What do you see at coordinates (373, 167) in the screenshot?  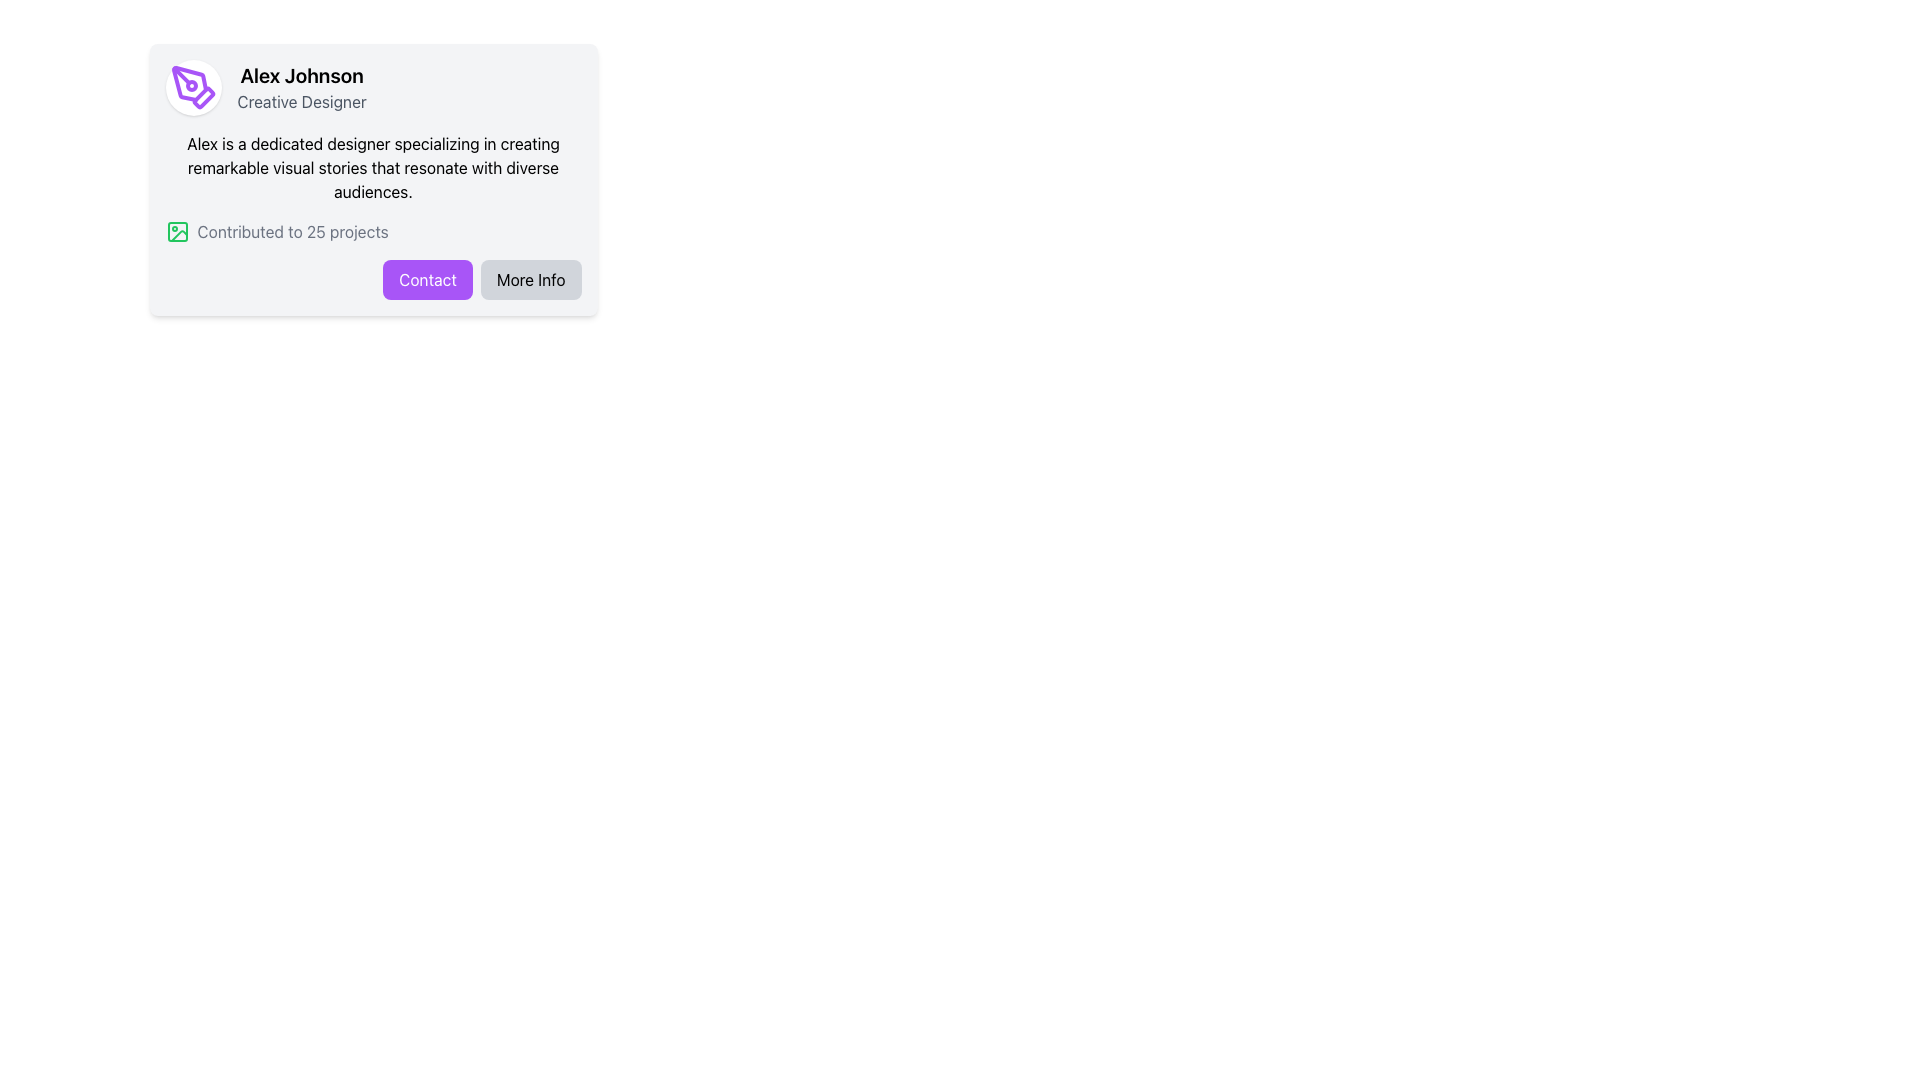 I see `the Text block that describes Alex Johnson's biography, located below the title 'Alex Johnson' and above the line 'Contributed to 25 projects.'` at bounding box center [373, 167].